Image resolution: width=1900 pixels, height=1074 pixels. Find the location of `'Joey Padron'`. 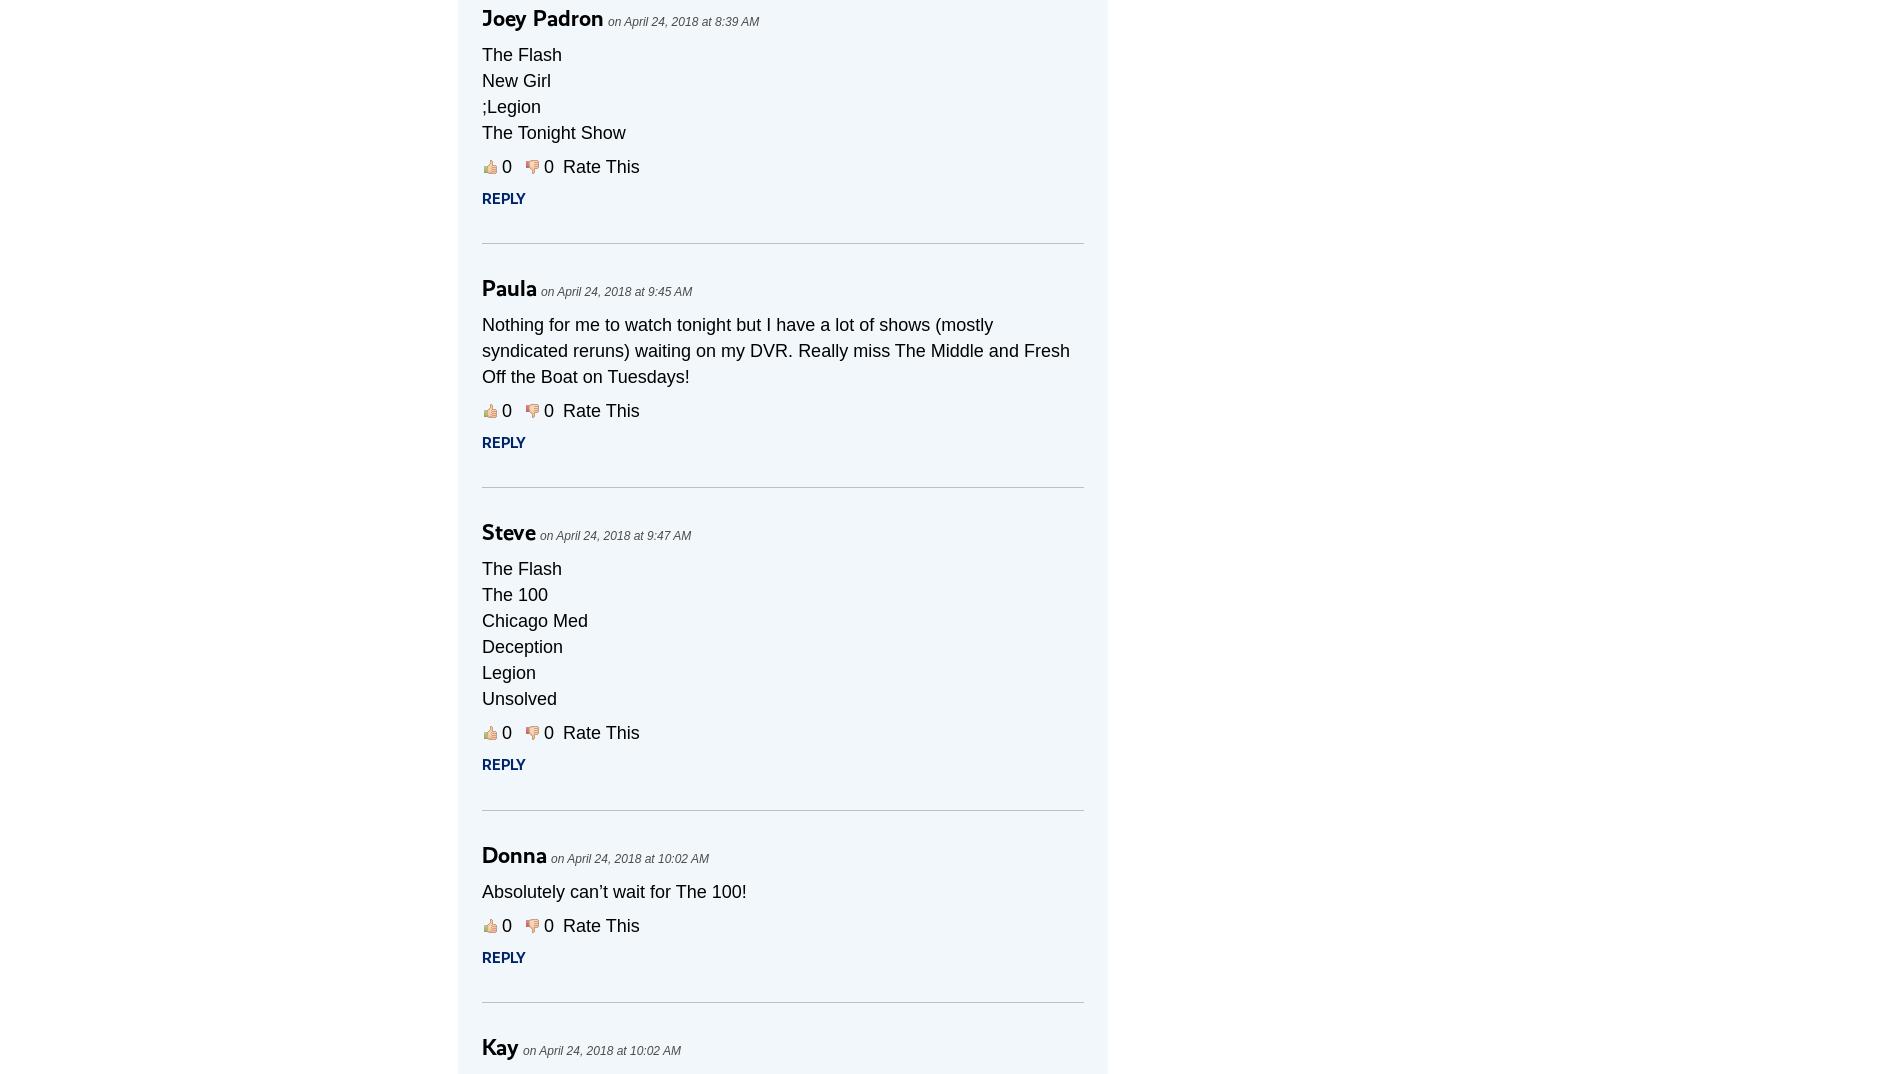

'Joey Padron' is located at coordinates (543, 17).